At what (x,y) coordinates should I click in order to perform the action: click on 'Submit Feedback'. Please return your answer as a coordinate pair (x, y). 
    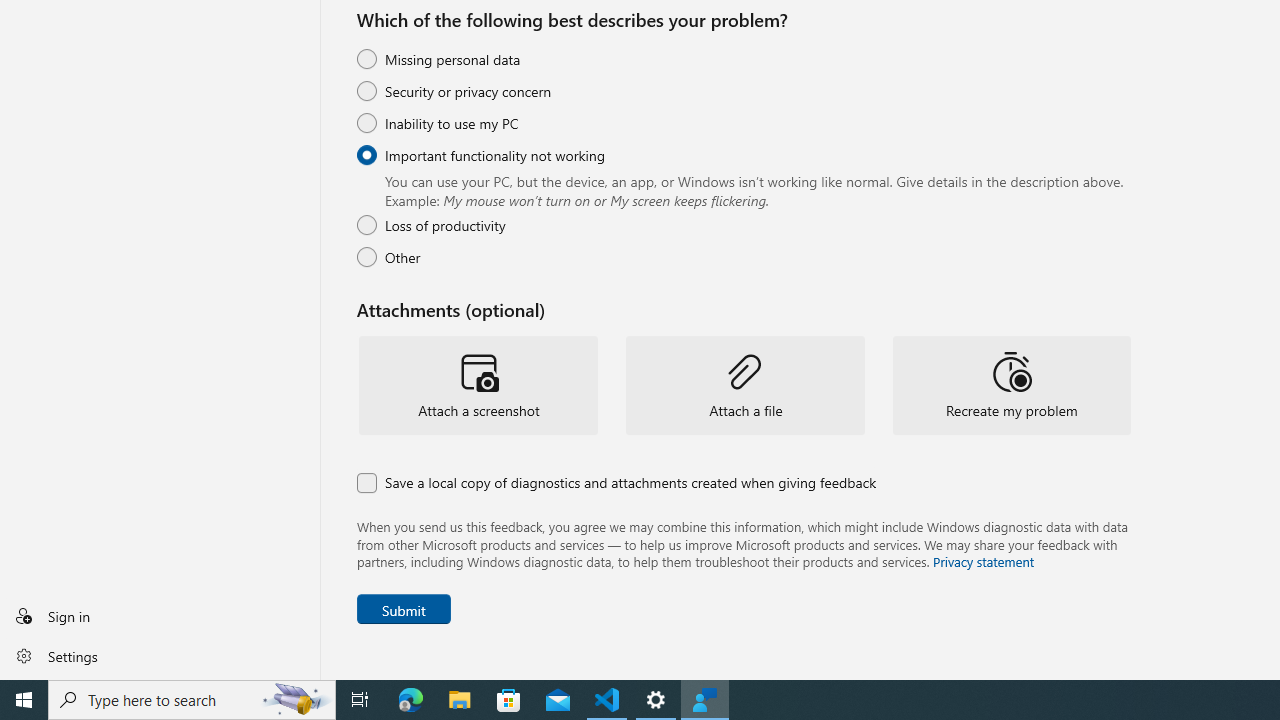
    Looking at the image, I should click on (402, 608).